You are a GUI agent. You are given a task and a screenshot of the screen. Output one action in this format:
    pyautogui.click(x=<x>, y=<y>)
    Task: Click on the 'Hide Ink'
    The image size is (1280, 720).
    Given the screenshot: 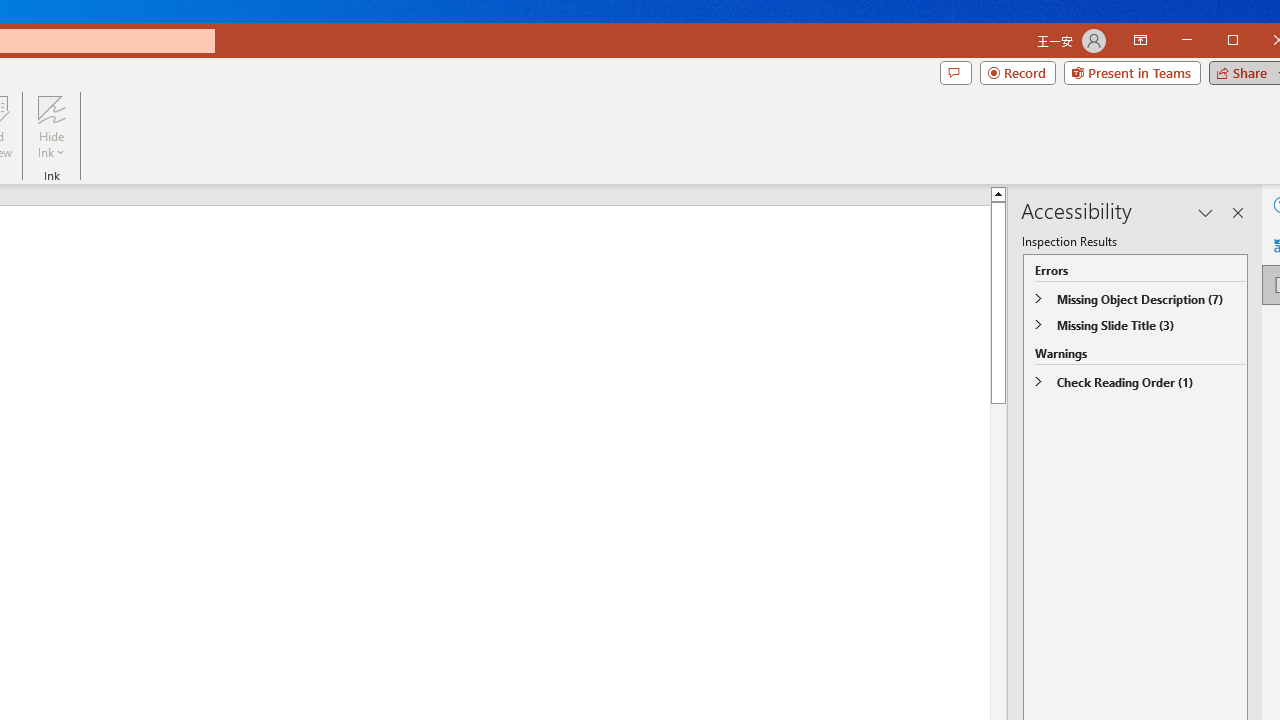 What is the action you would take?
    pyautogui.click(x=51, y=127)
    